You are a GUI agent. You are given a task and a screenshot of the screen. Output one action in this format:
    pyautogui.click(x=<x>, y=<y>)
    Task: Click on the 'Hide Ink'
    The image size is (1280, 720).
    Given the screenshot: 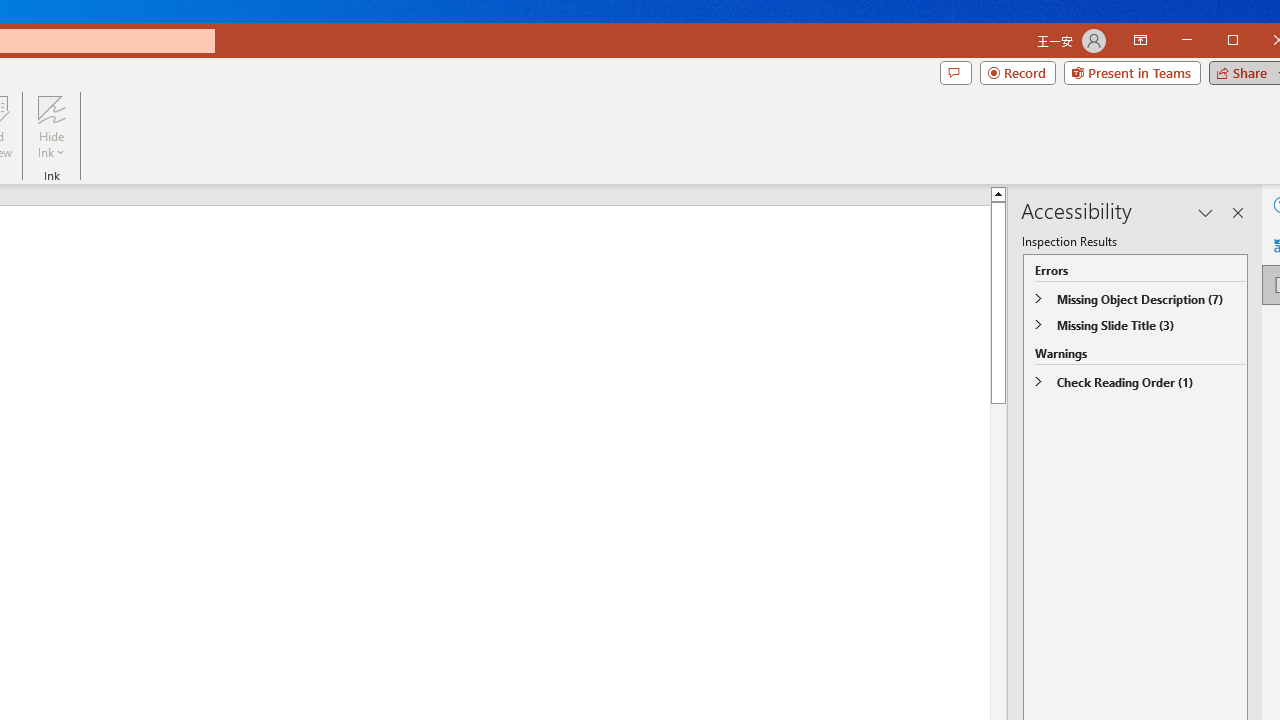 What is the action you would take?
    pyautogui.click(x=51, y=127)
    